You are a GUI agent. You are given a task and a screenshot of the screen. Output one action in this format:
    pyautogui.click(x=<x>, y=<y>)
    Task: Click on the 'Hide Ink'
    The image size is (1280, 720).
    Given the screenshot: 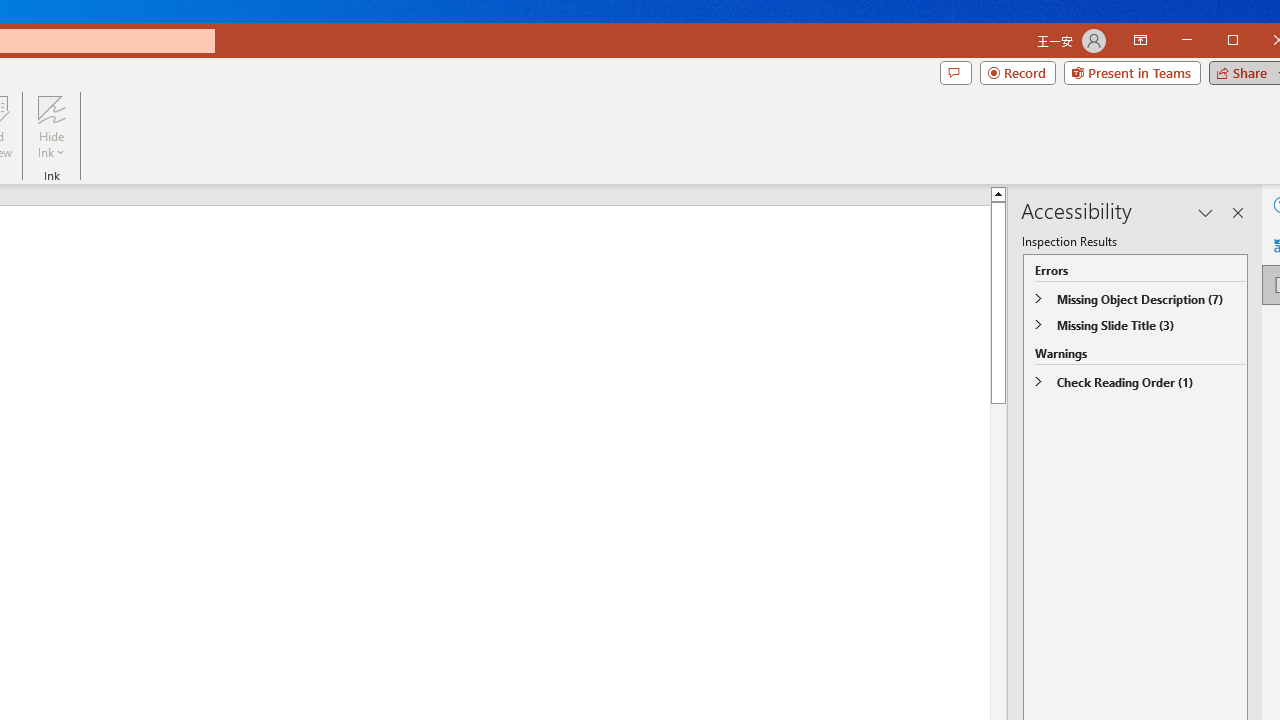 What is the action you would take?
    pyautogui.click(x=51, y=127)
    